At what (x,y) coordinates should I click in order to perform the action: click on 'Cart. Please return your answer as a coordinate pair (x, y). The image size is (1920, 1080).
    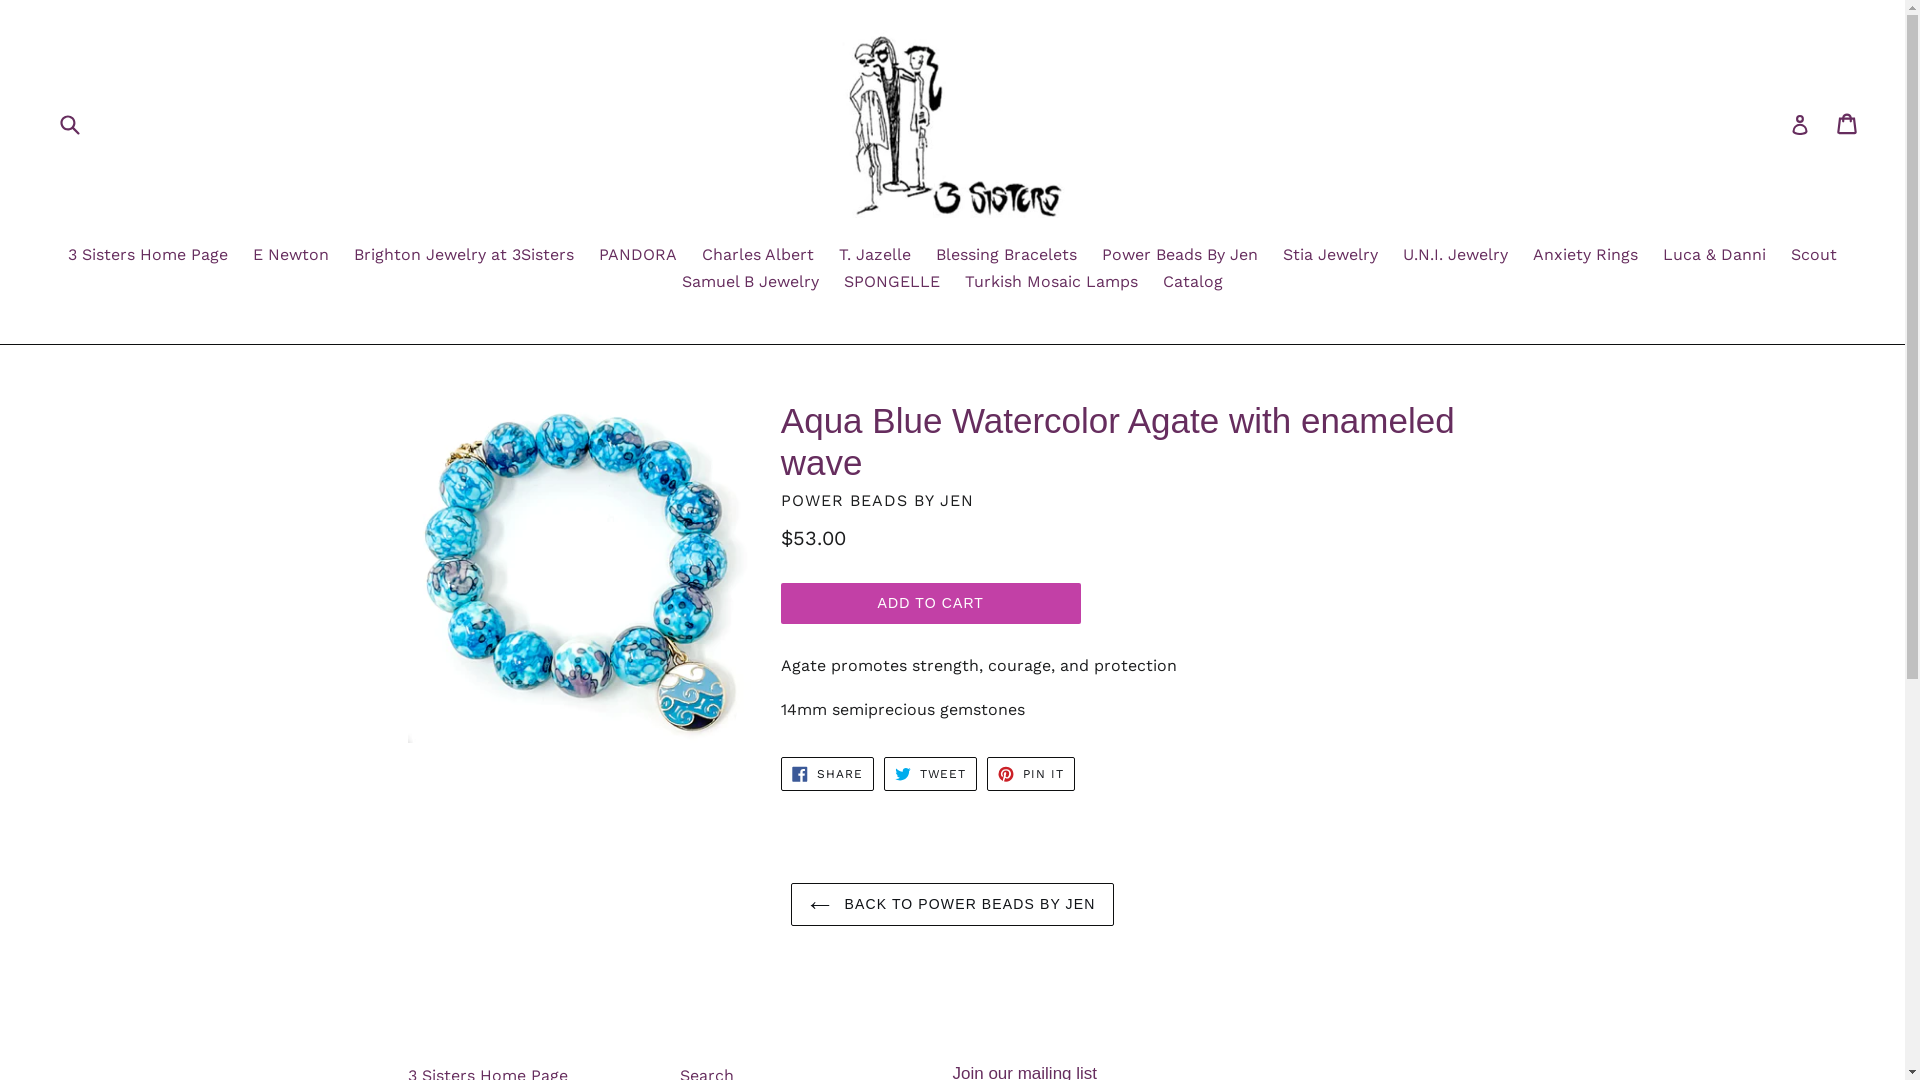
    Looking at the image, I should click on (1847, 123).